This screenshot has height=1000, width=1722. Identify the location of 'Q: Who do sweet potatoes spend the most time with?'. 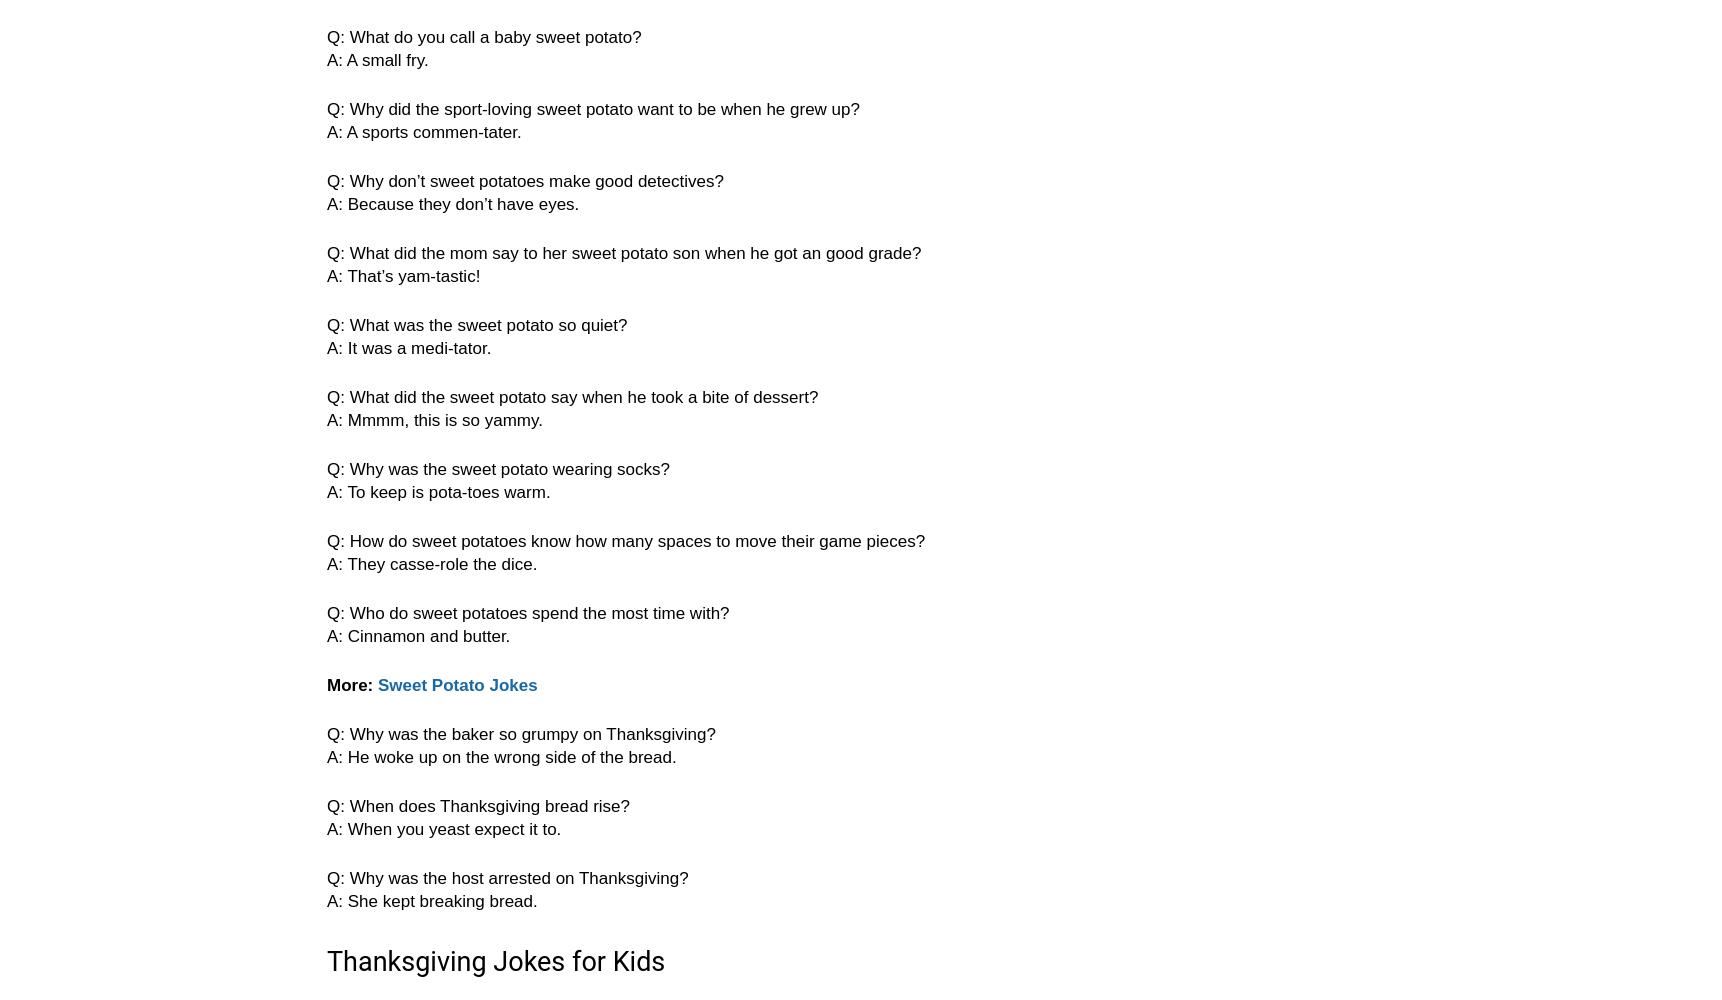
(527, 612).